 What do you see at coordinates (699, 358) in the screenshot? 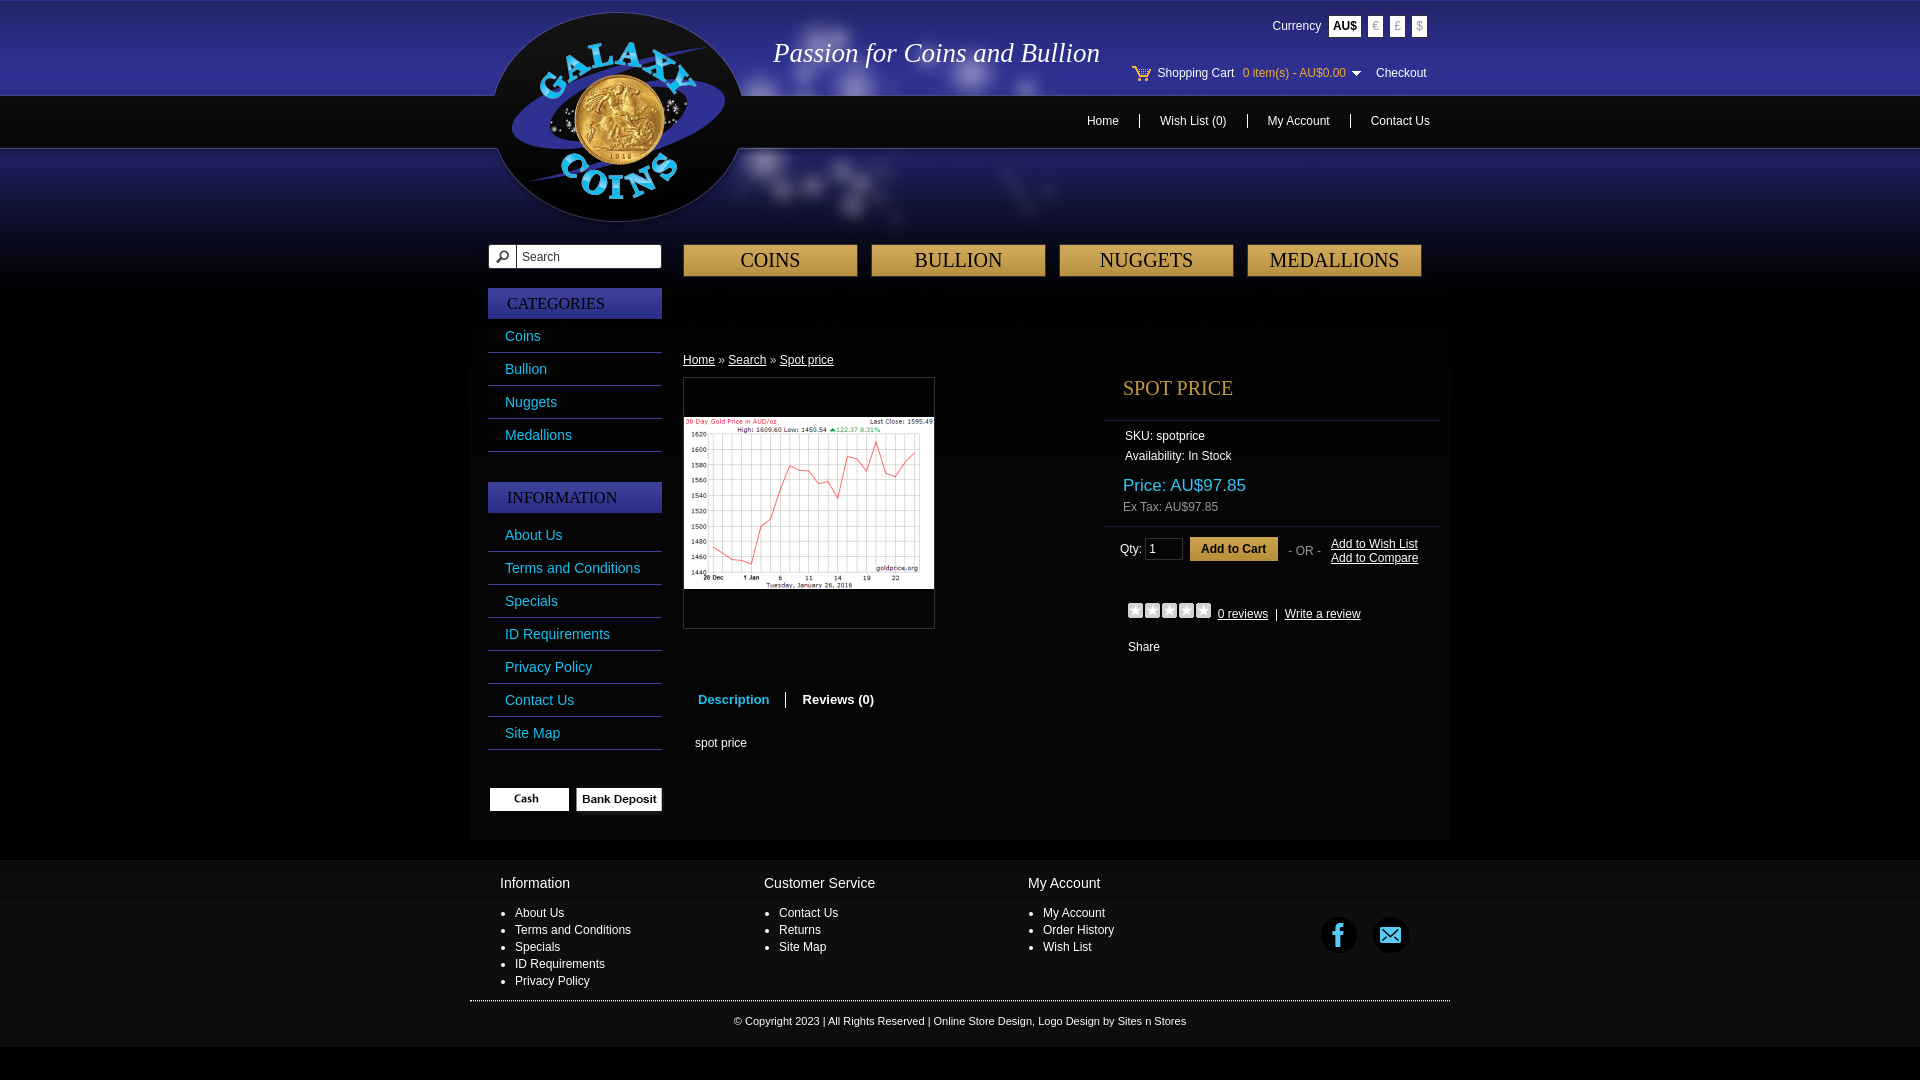
I see `'Home'` at bounding box center [699, 358].